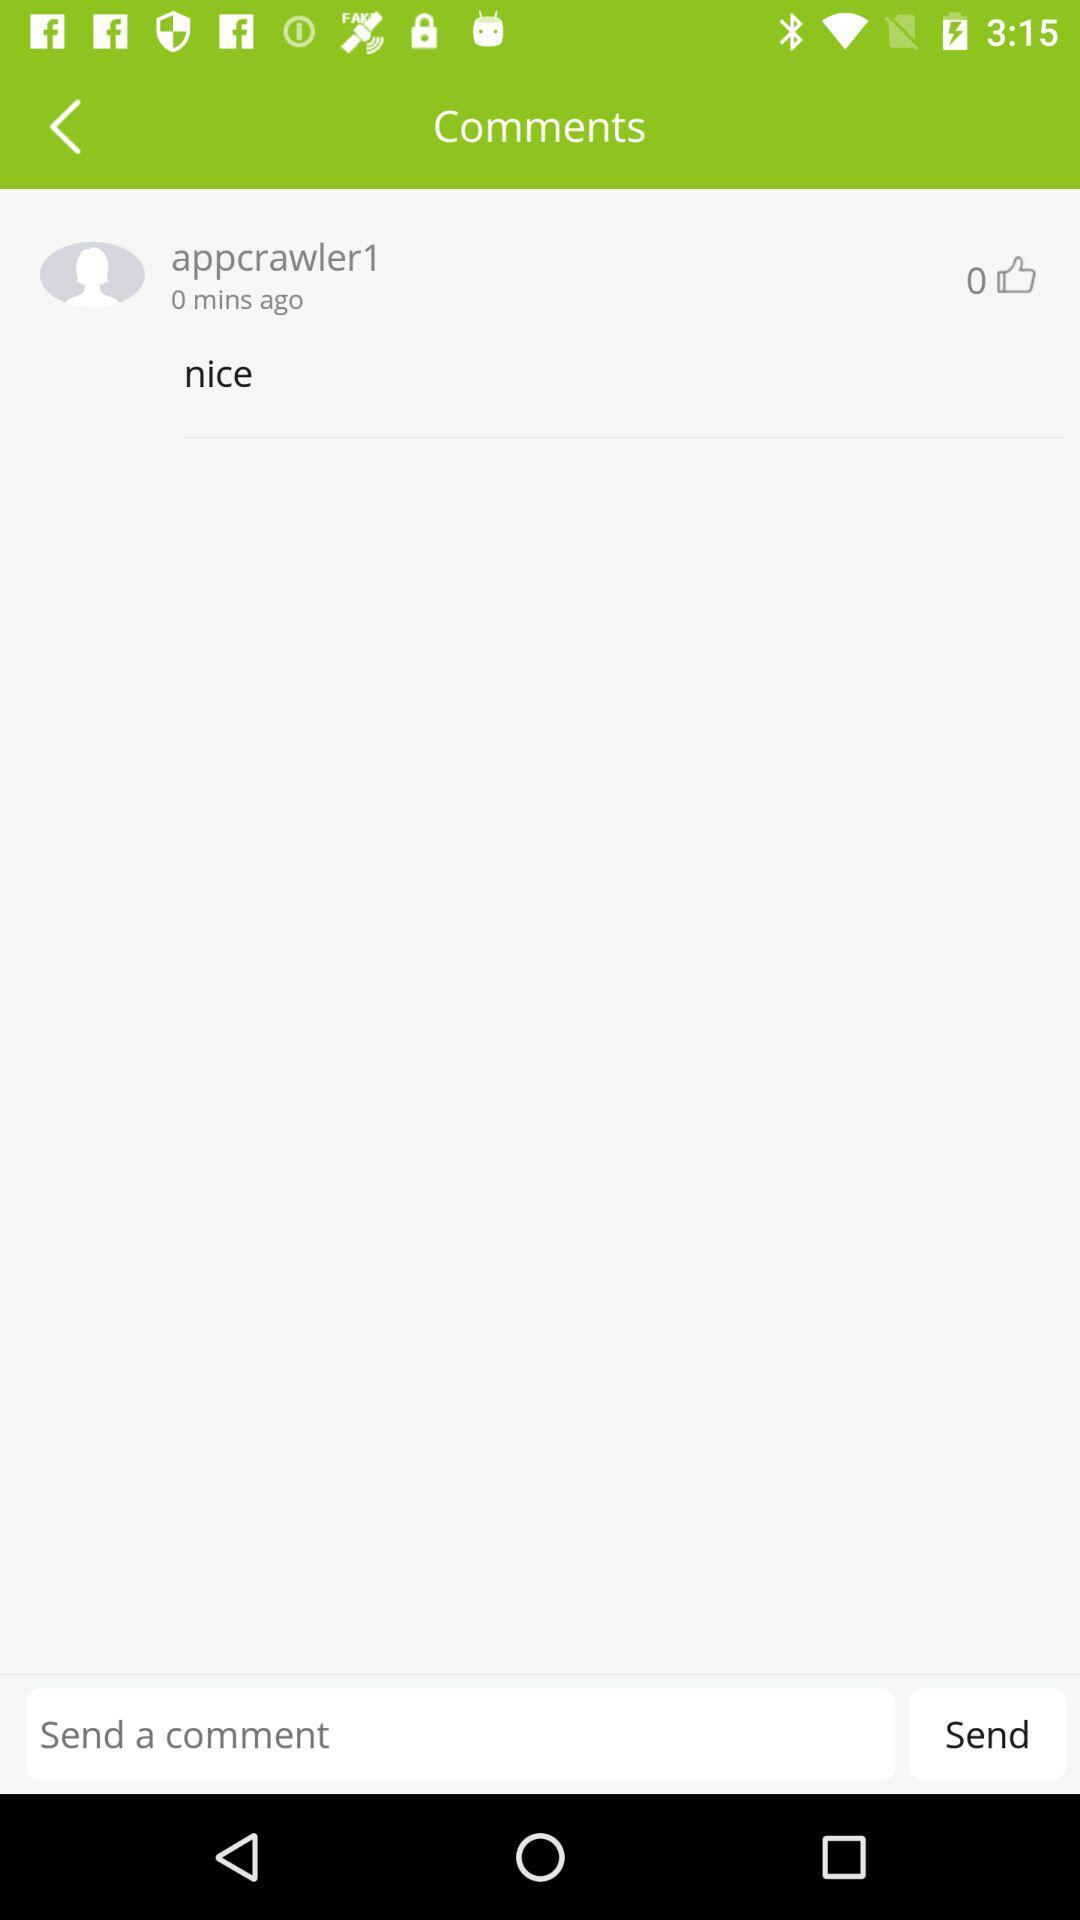 This screenshot has height=1920, width=1080. I want to click on icon to the left of send, so click(460, 1733).